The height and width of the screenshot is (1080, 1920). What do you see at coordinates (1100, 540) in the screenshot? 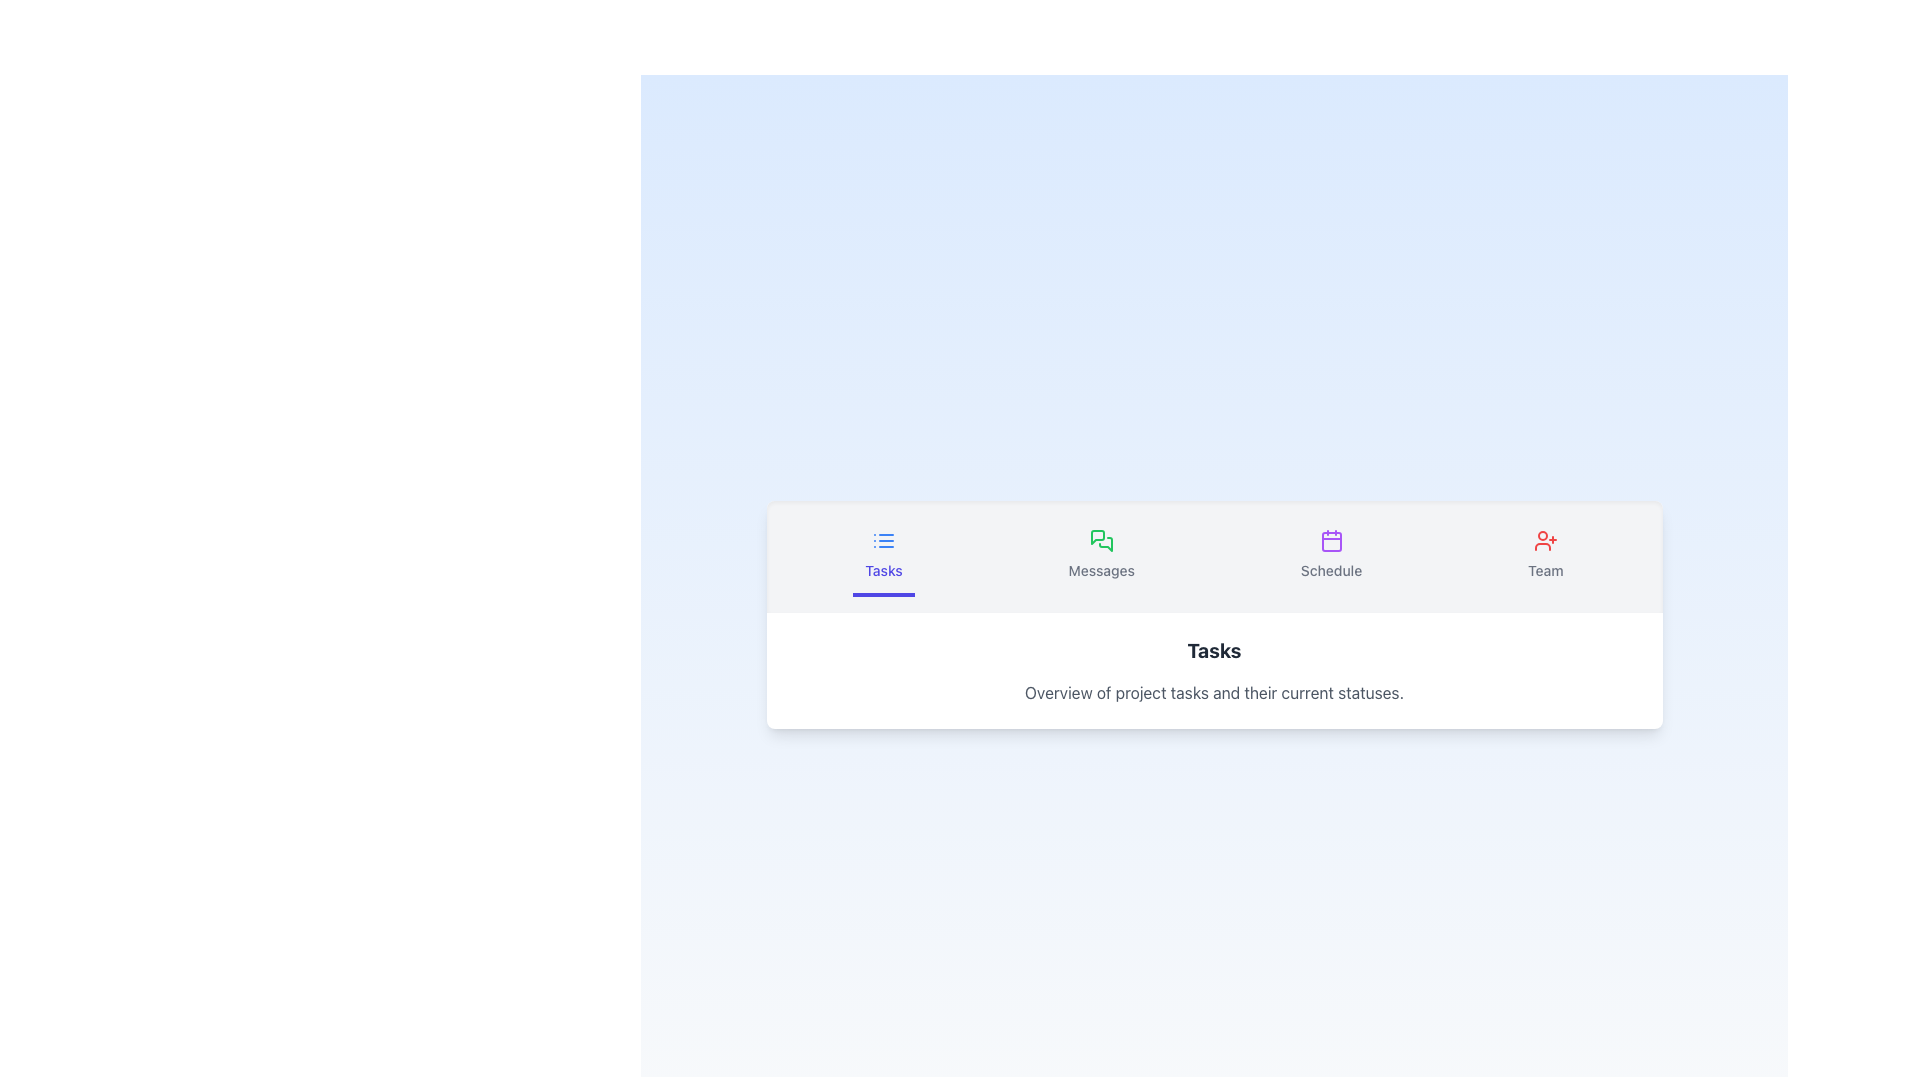
I see `the messages icon, which is represented by two overlapping green speech bubbles and is located above the text label 'Messages' in the menu bar` at bounding box center [1100, 540].